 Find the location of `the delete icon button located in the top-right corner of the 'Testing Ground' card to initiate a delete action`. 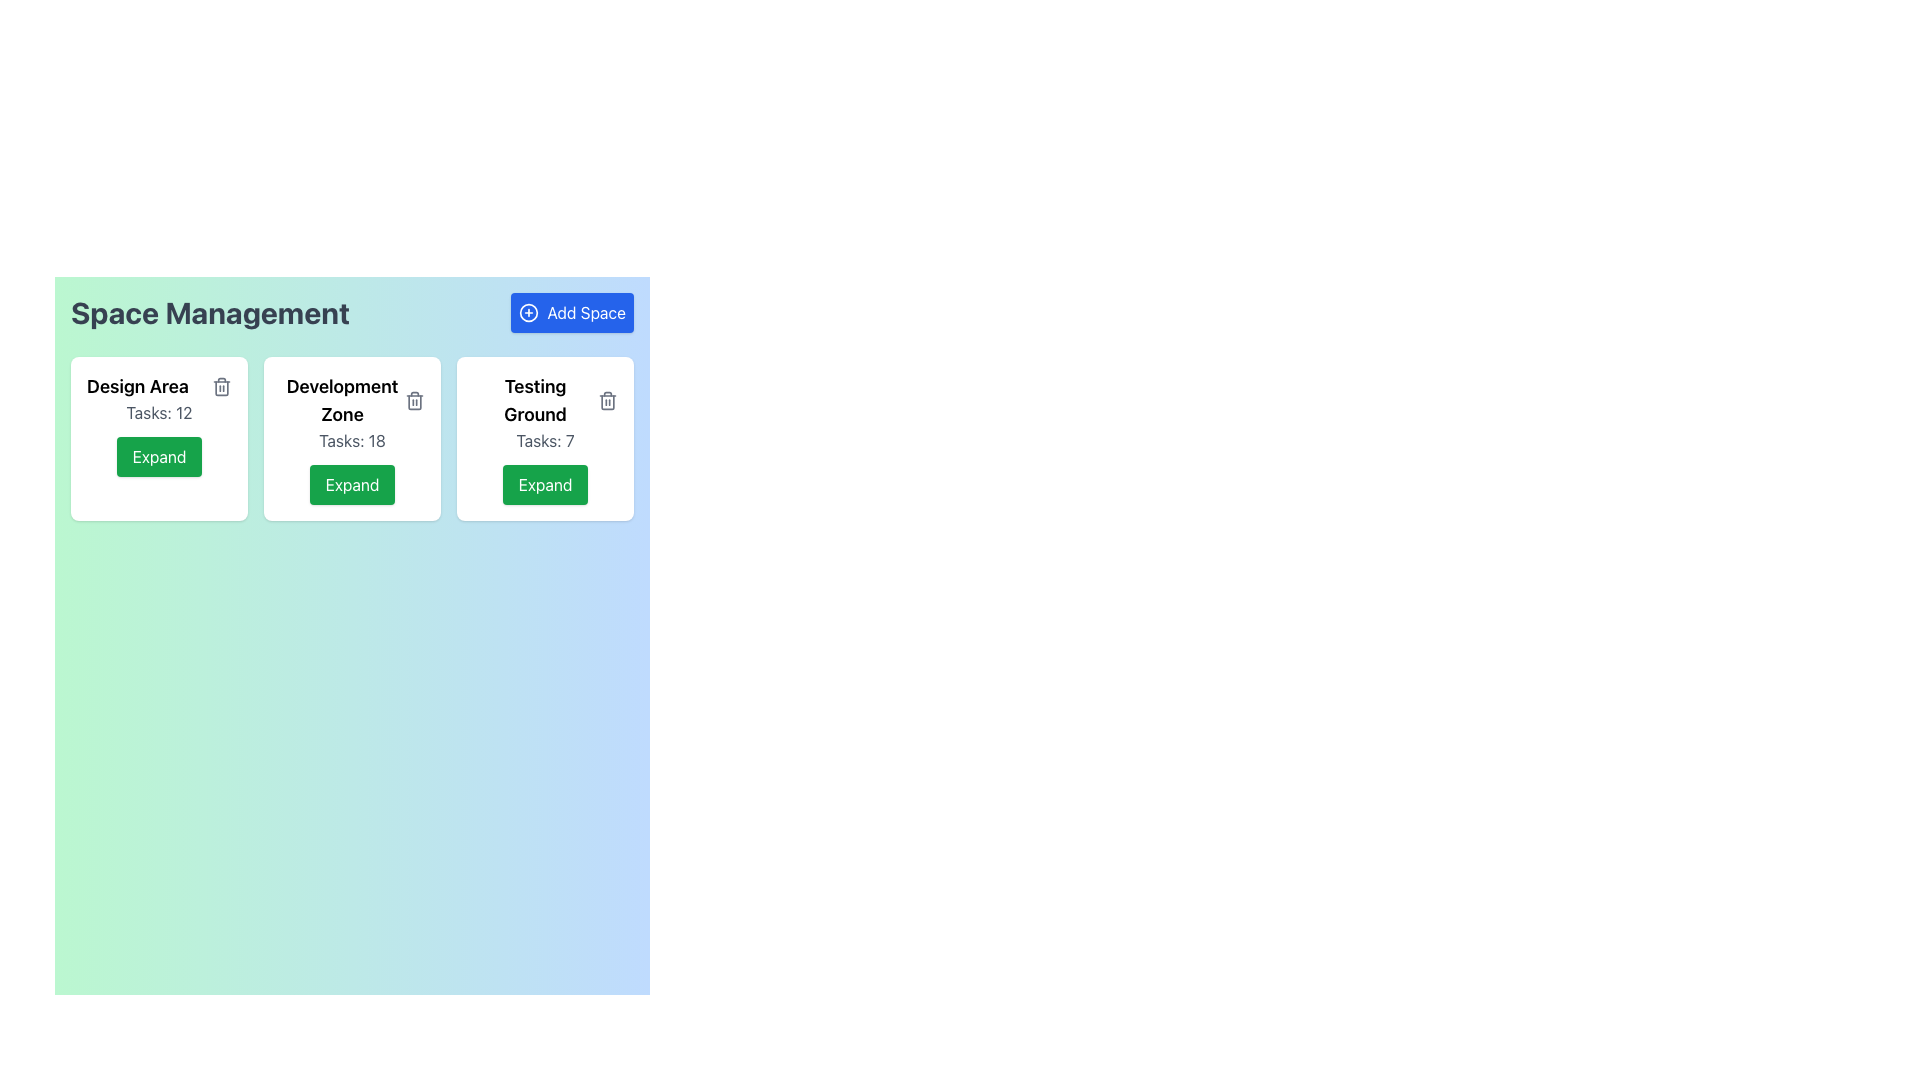

the delete icon button located in the top-right corner of the 'Testing Ground' card to initiate a delete action is located at coordinates (607, 401).